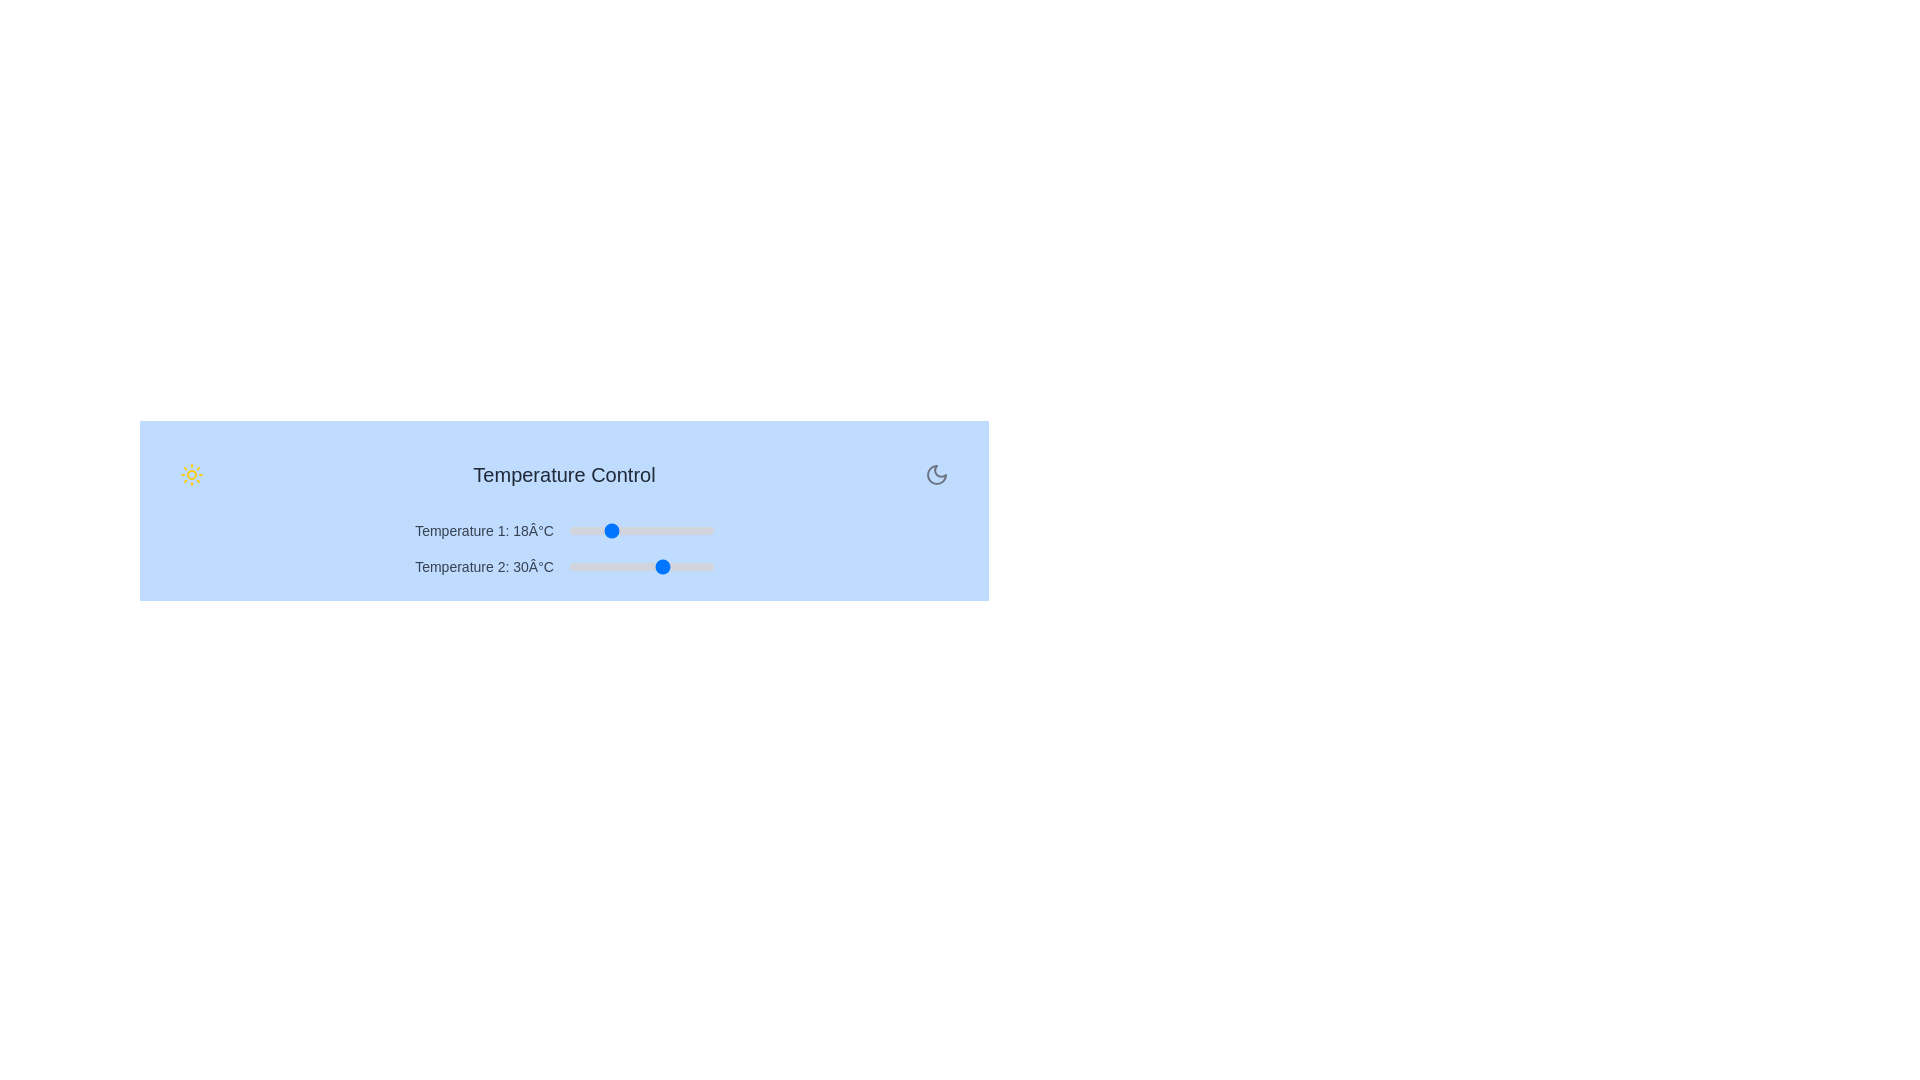 The width and height of the screenshot is (1920, 1080). What do you see at coordinates (602, 530) in the screenshot?
I see `Temperature 1` at bounding box center [602, 530].